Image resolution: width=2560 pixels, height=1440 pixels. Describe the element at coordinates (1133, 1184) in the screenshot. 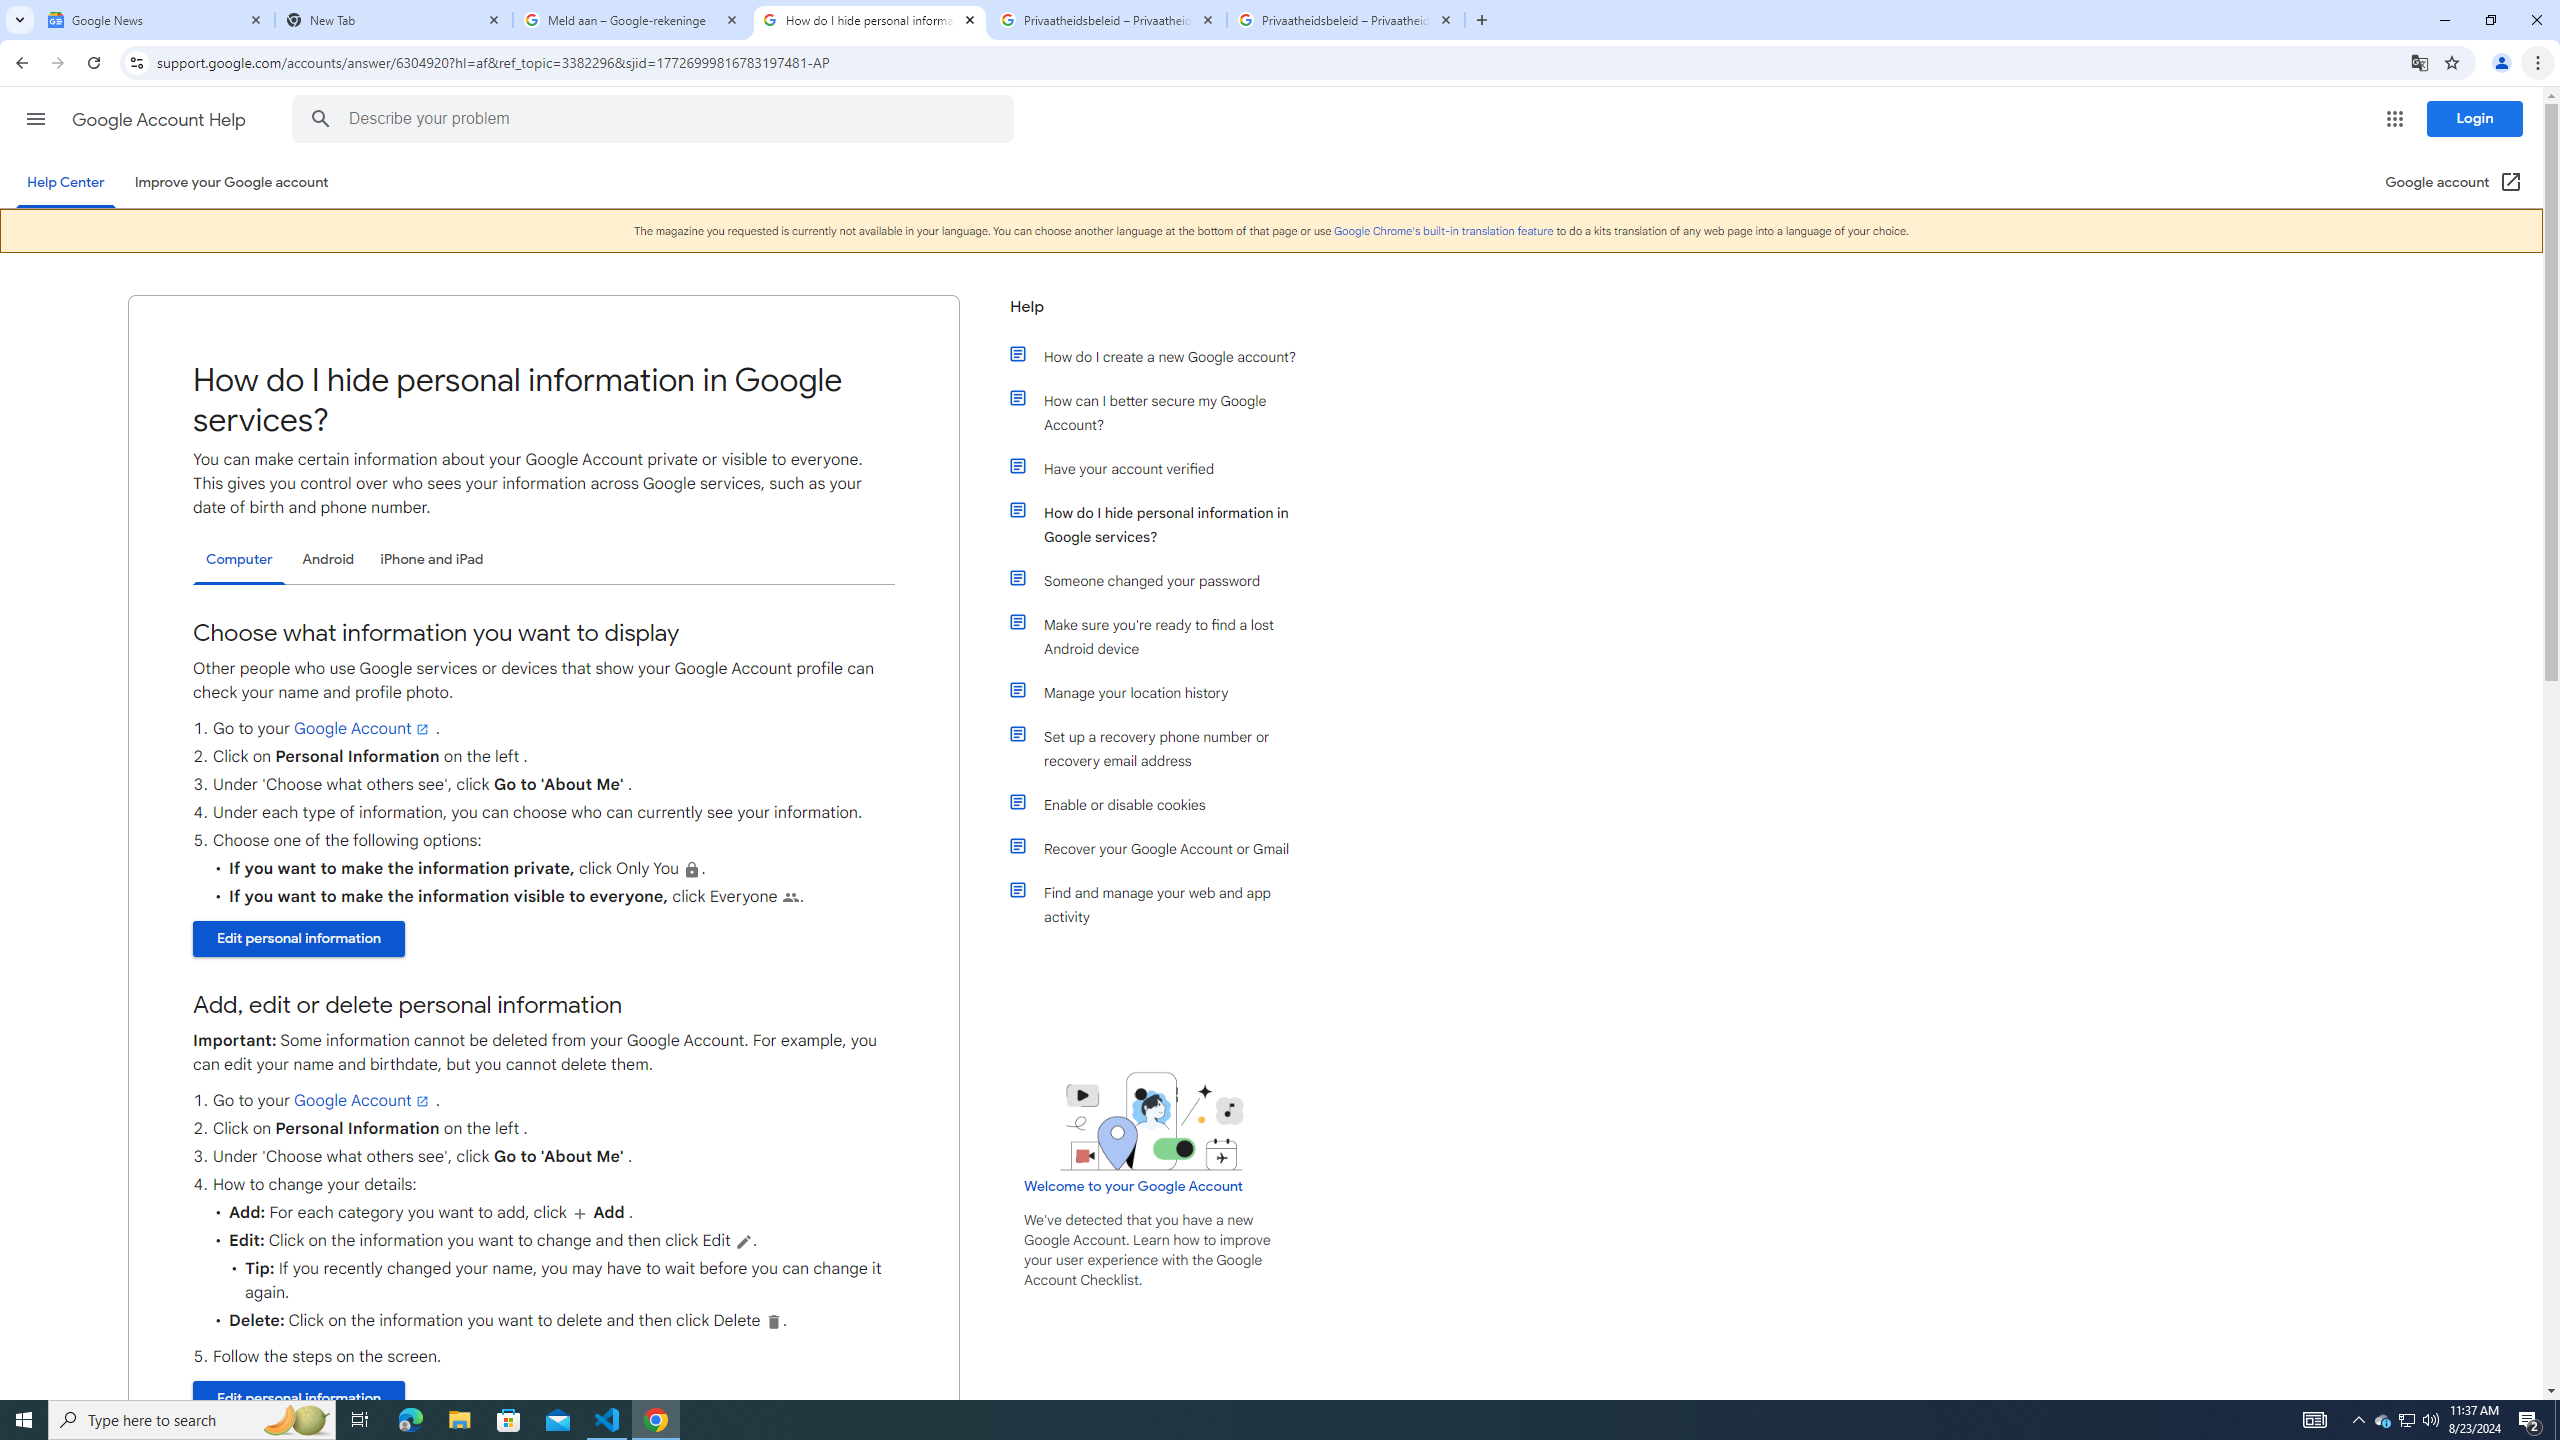

I see `'Welcome to your Google Account'` at that location.